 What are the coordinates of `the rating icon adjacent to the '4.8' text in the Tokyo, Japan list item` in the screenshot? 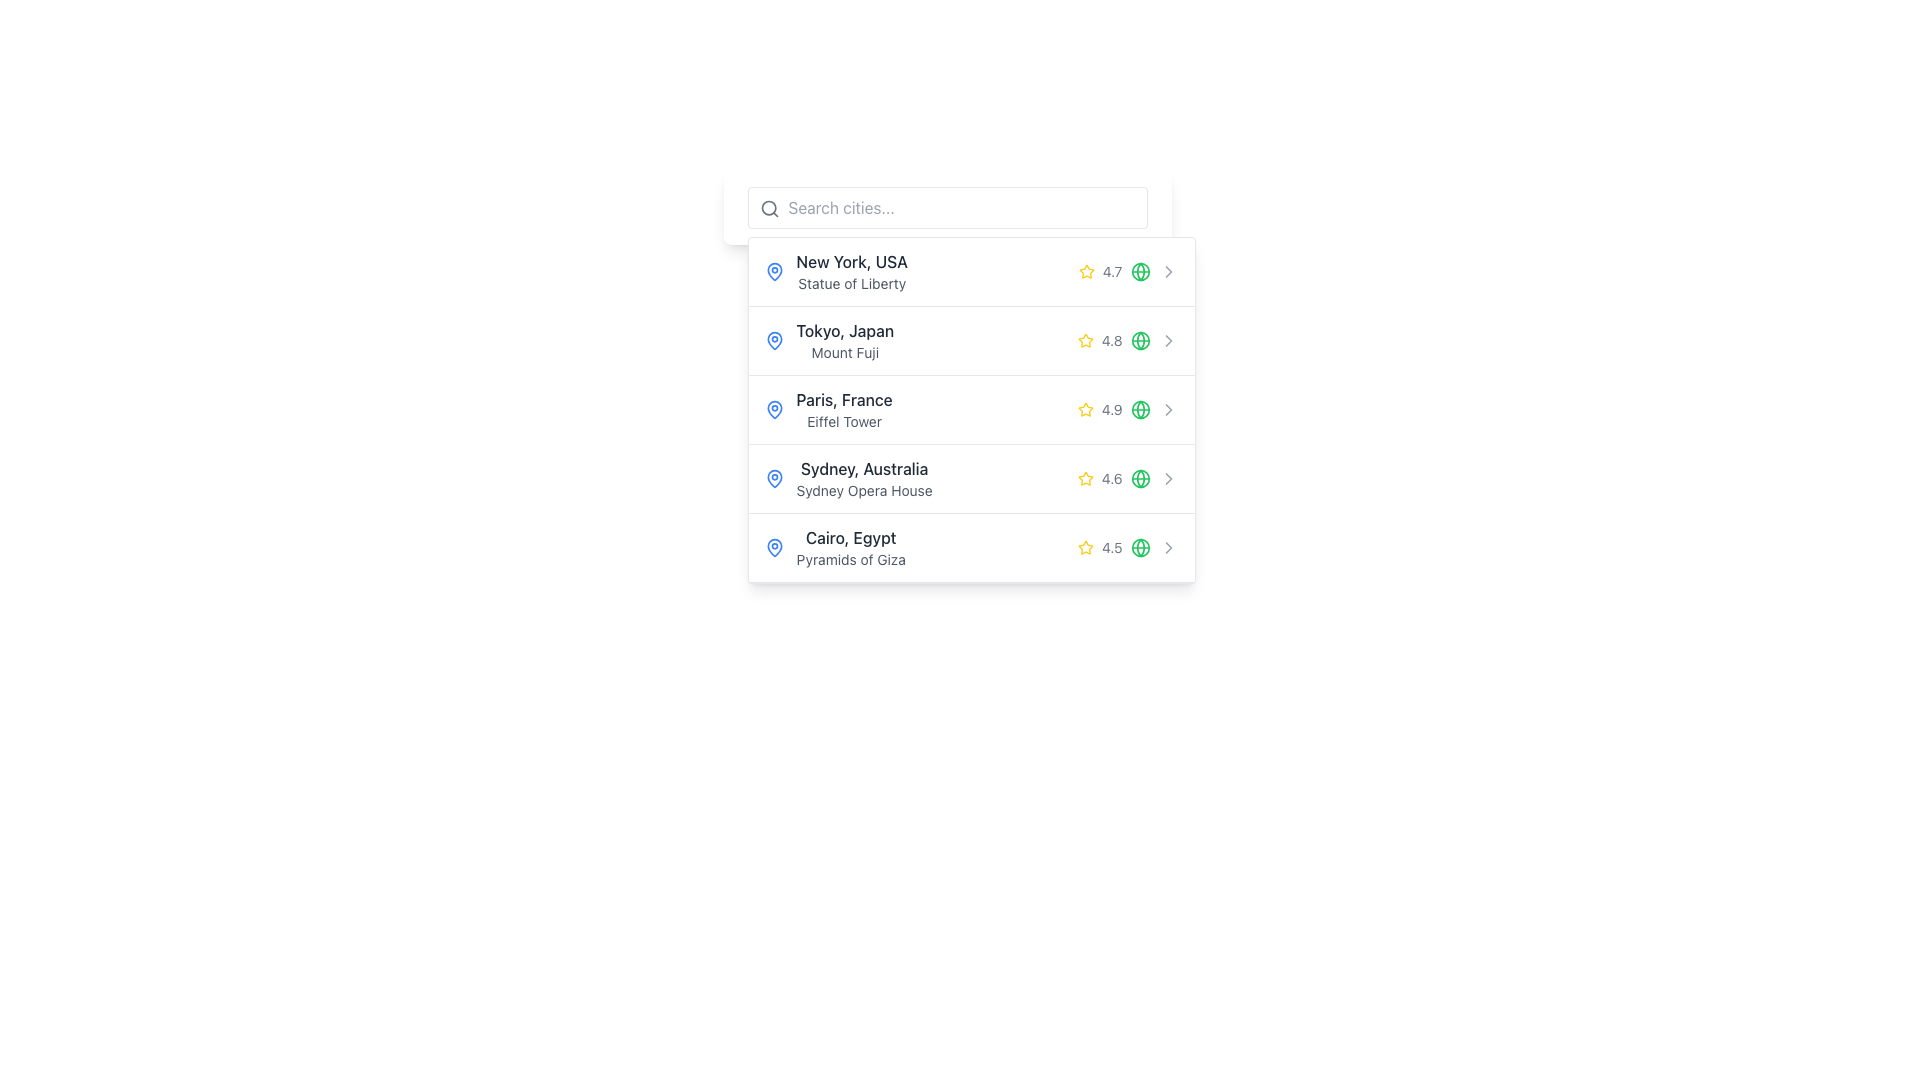 It's located at (1084, 339).